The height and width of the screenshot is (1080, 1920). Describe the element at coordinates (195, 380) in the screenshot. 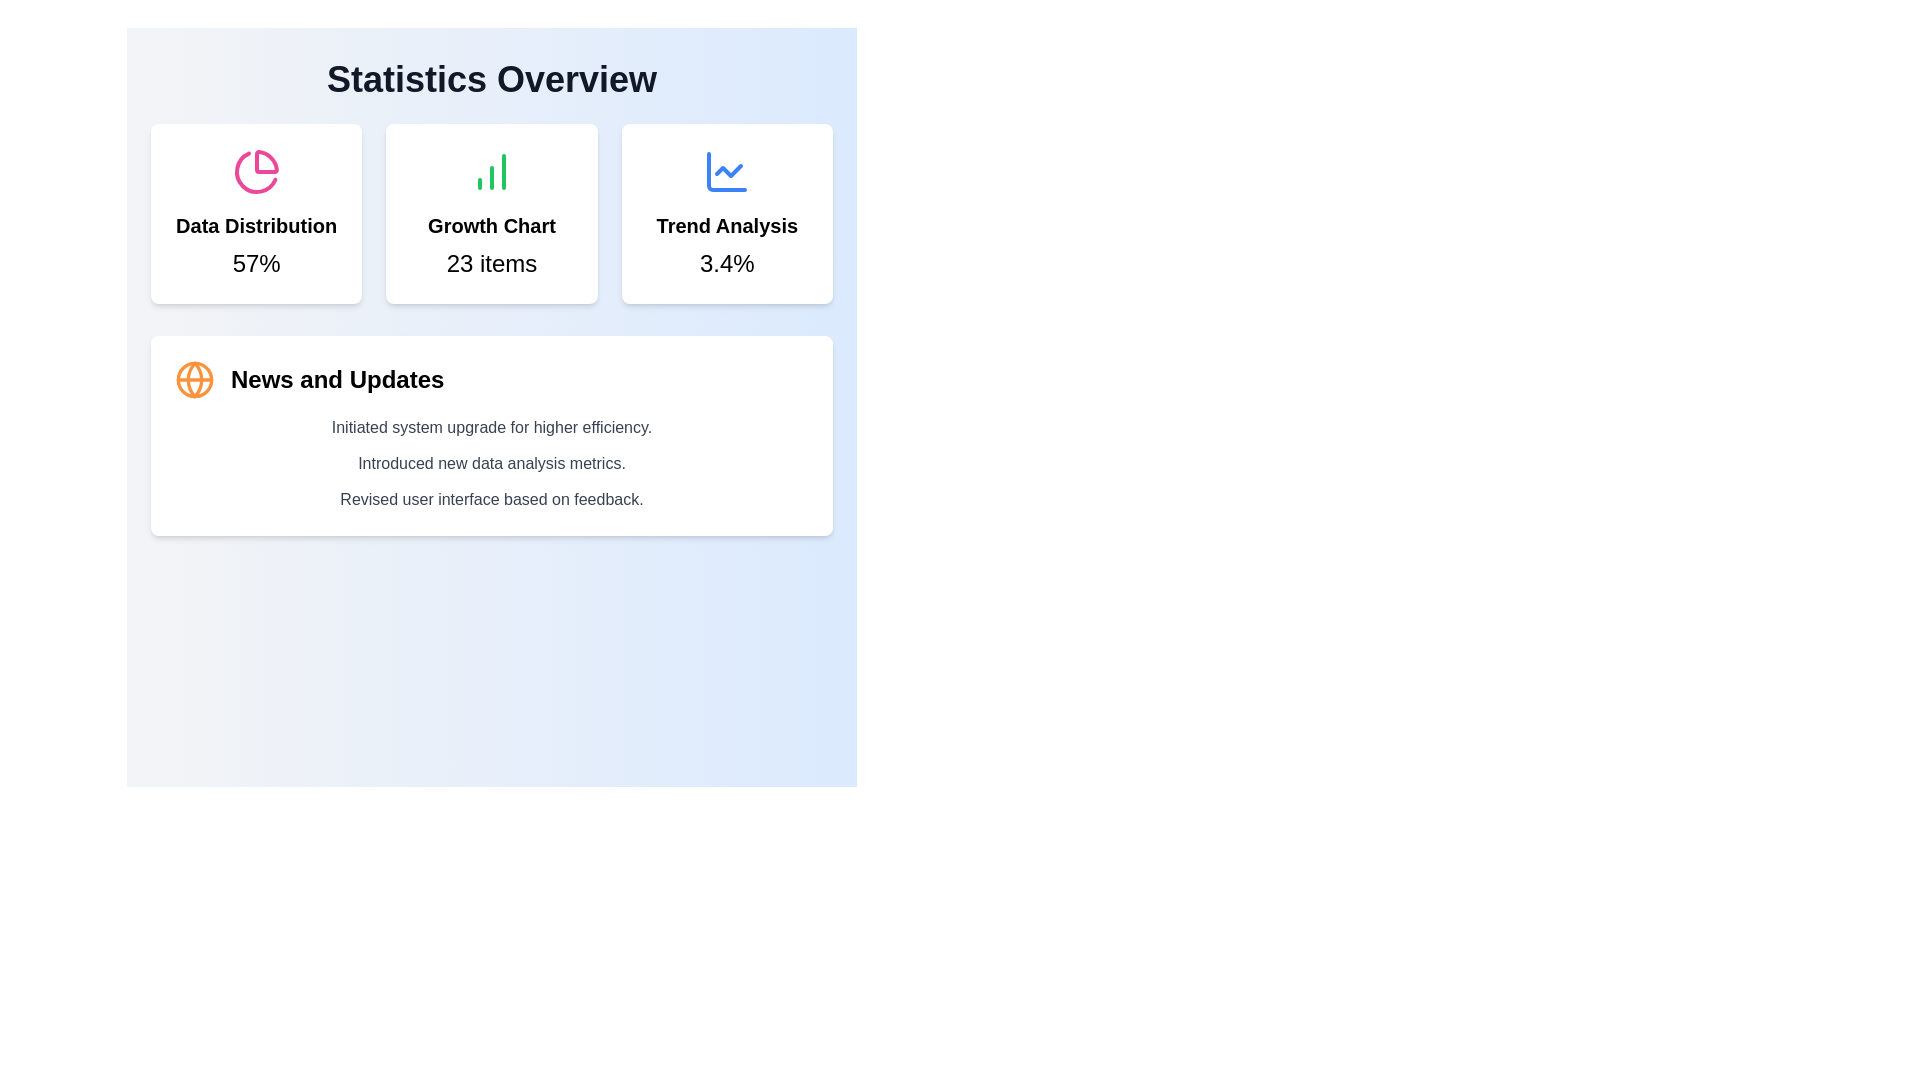

I see `the decorative icon located at the top-left corner of the 'News and Updates' section to identify it` at that location.